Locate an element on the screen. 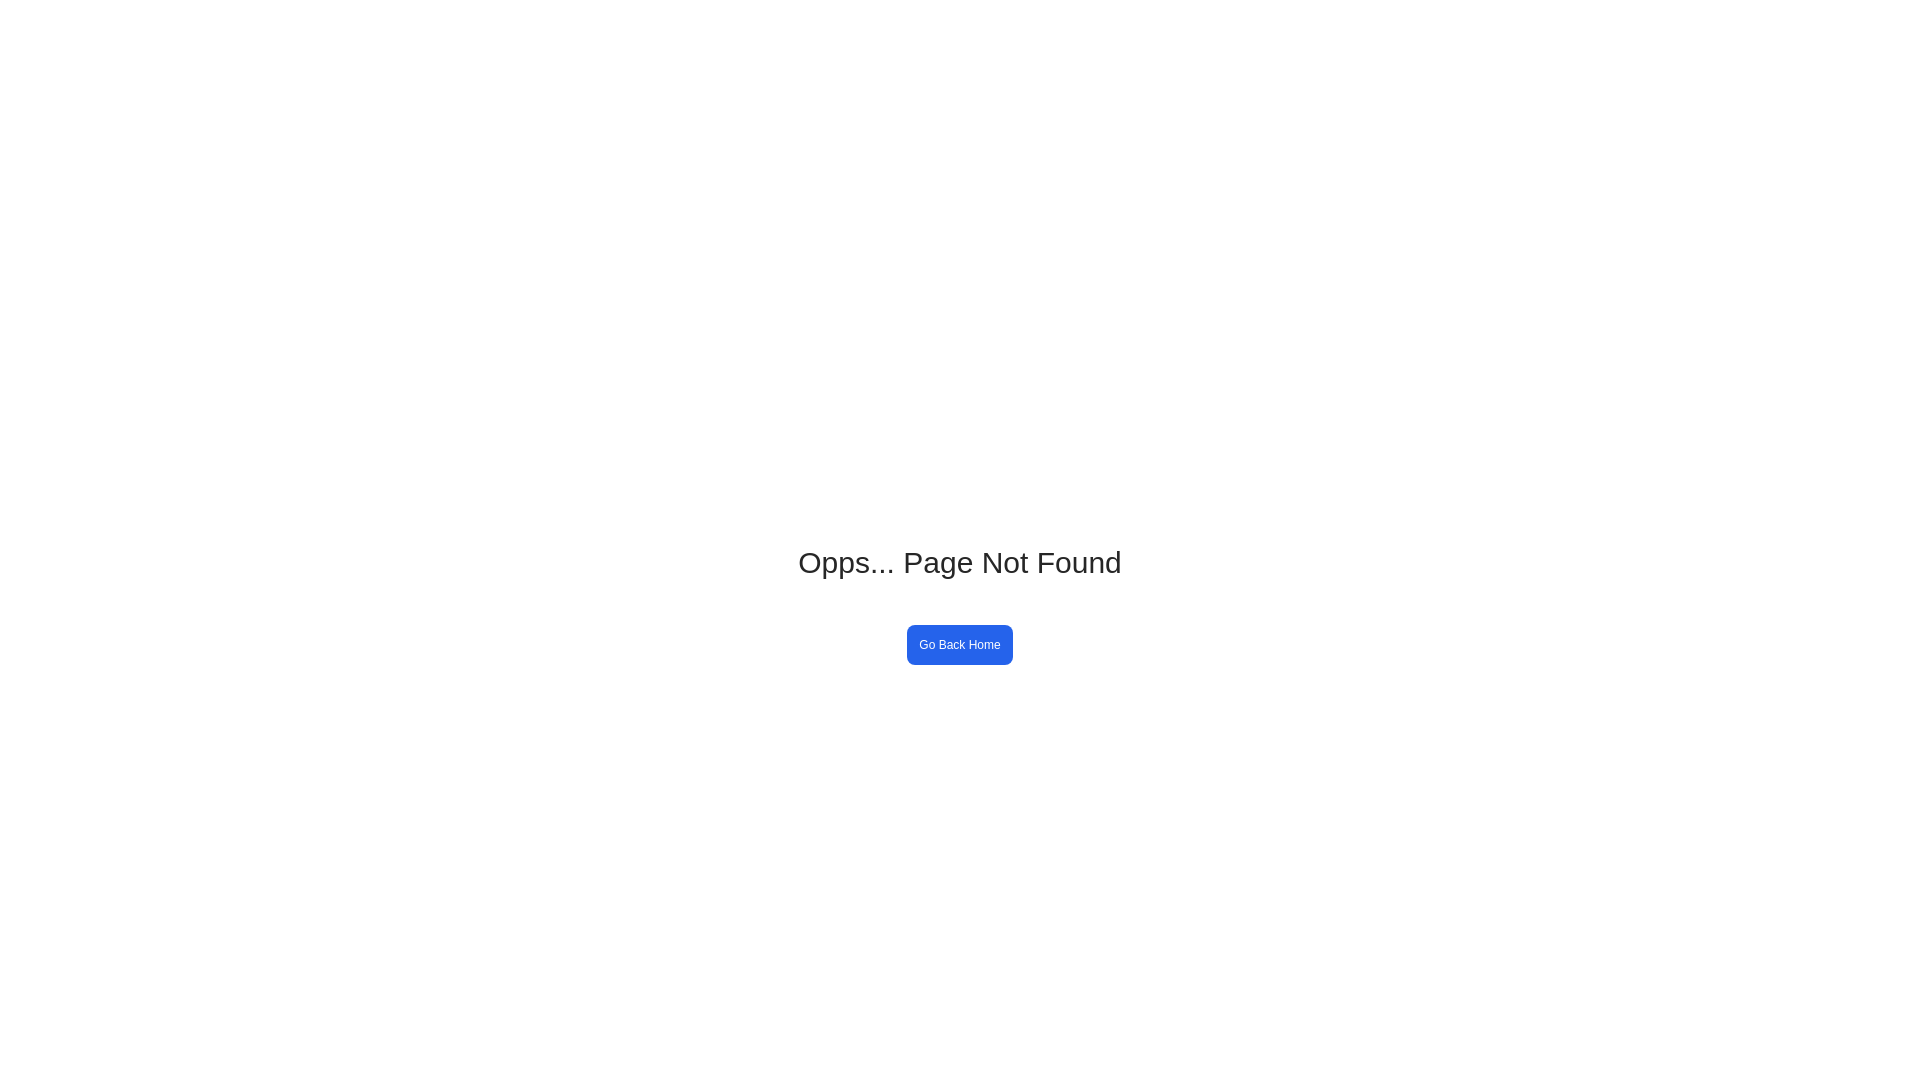 This screenshot has height=1080, width=1920. 'Go Back Home' is located at coordinates (906, 644).